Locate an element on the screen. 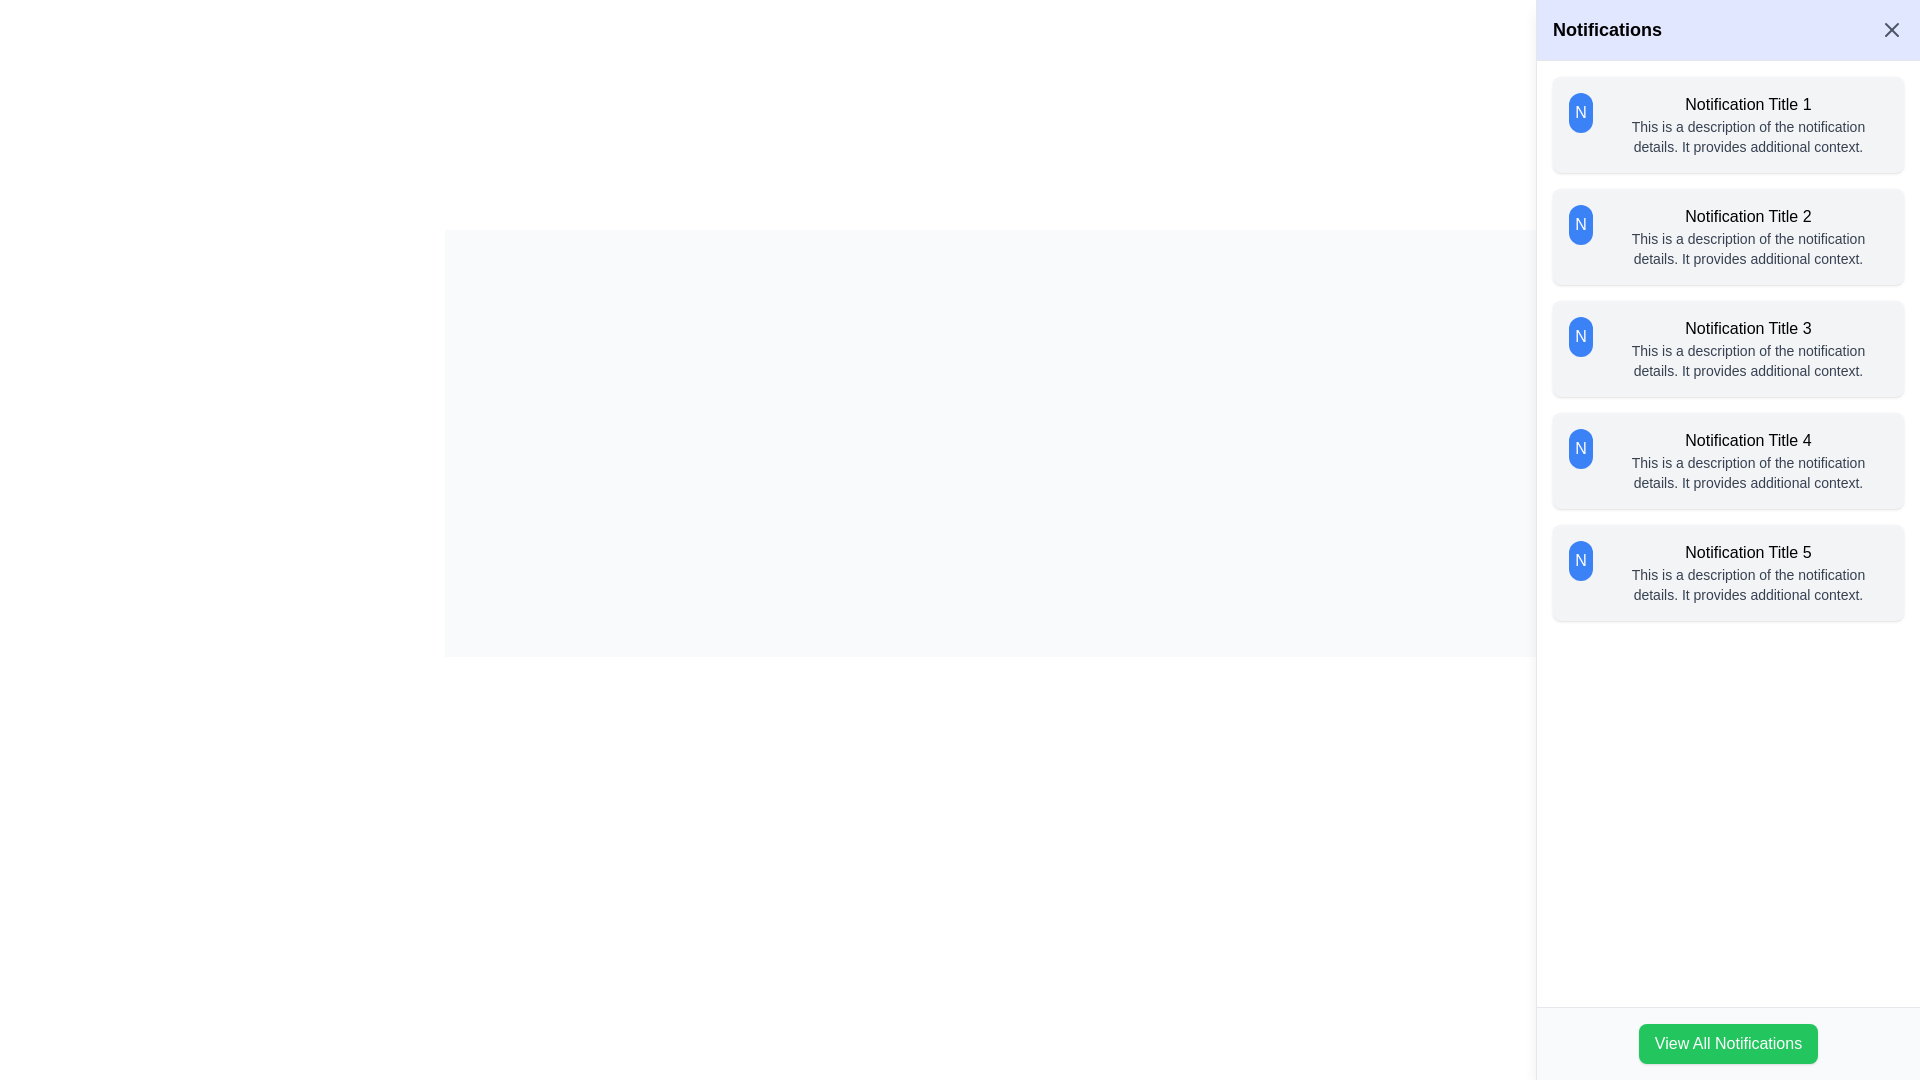 The height and width of the screenshot is (1080, 1920). text content of the Text Display Component identified by 'Notification Title 5' located in the fifth position of the notification list is located at coordinates (1747, 573).